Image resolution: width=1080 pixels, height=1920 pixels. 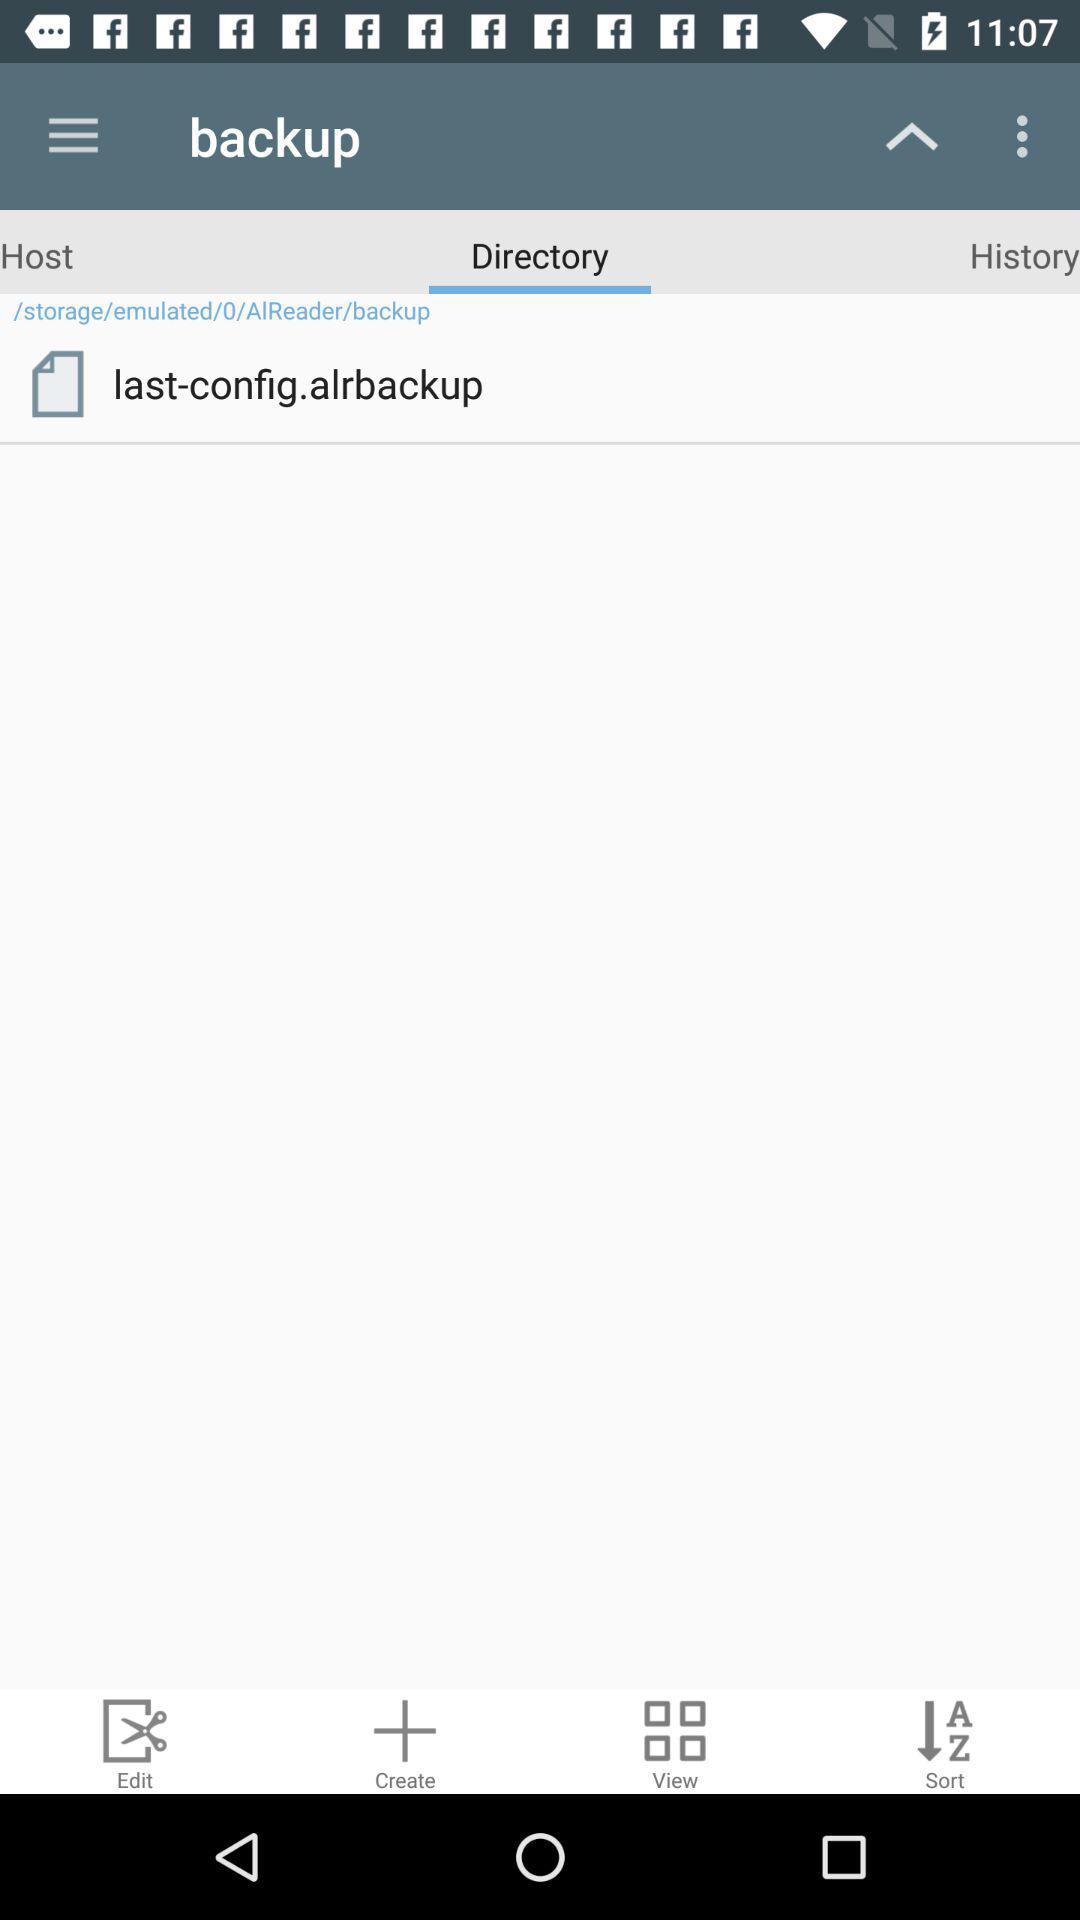 I want to click on edit option, so click(x=135, y=1740).